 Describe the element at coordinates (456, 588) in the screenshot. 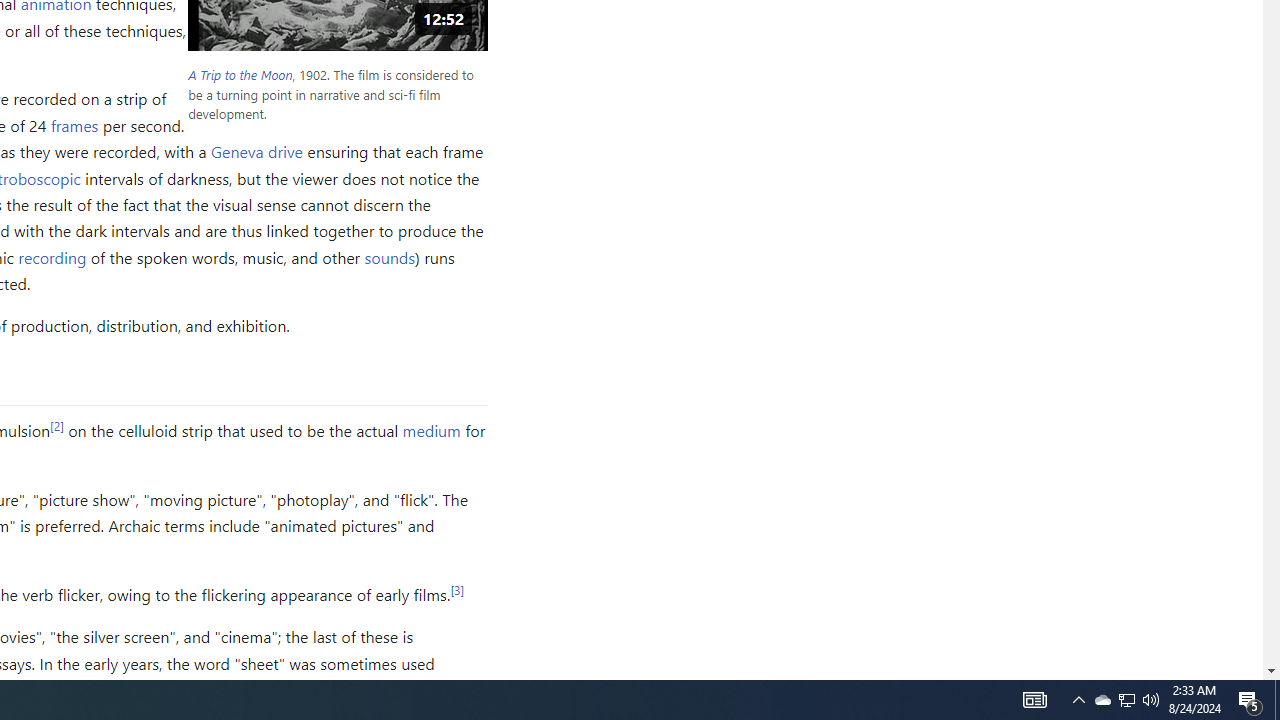

I see `'[3]'` at that location.